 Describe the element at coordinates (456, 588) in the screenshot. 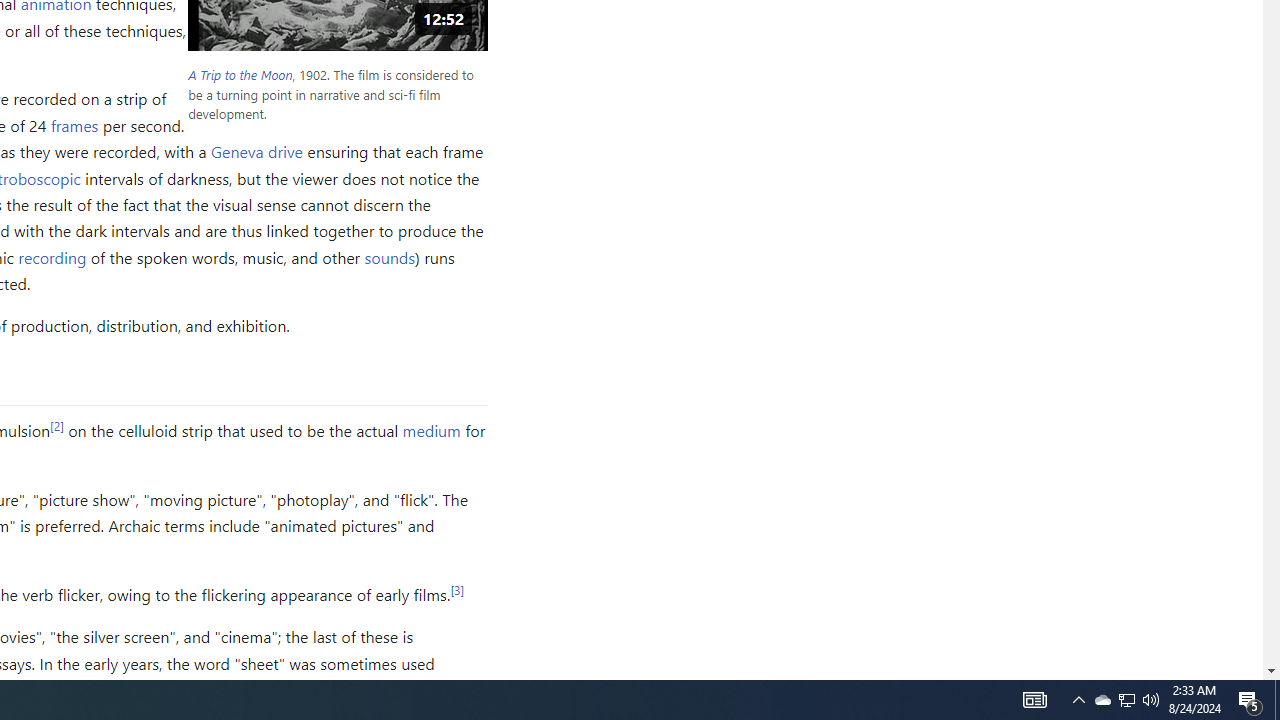

I see `'[3]'` at that location.